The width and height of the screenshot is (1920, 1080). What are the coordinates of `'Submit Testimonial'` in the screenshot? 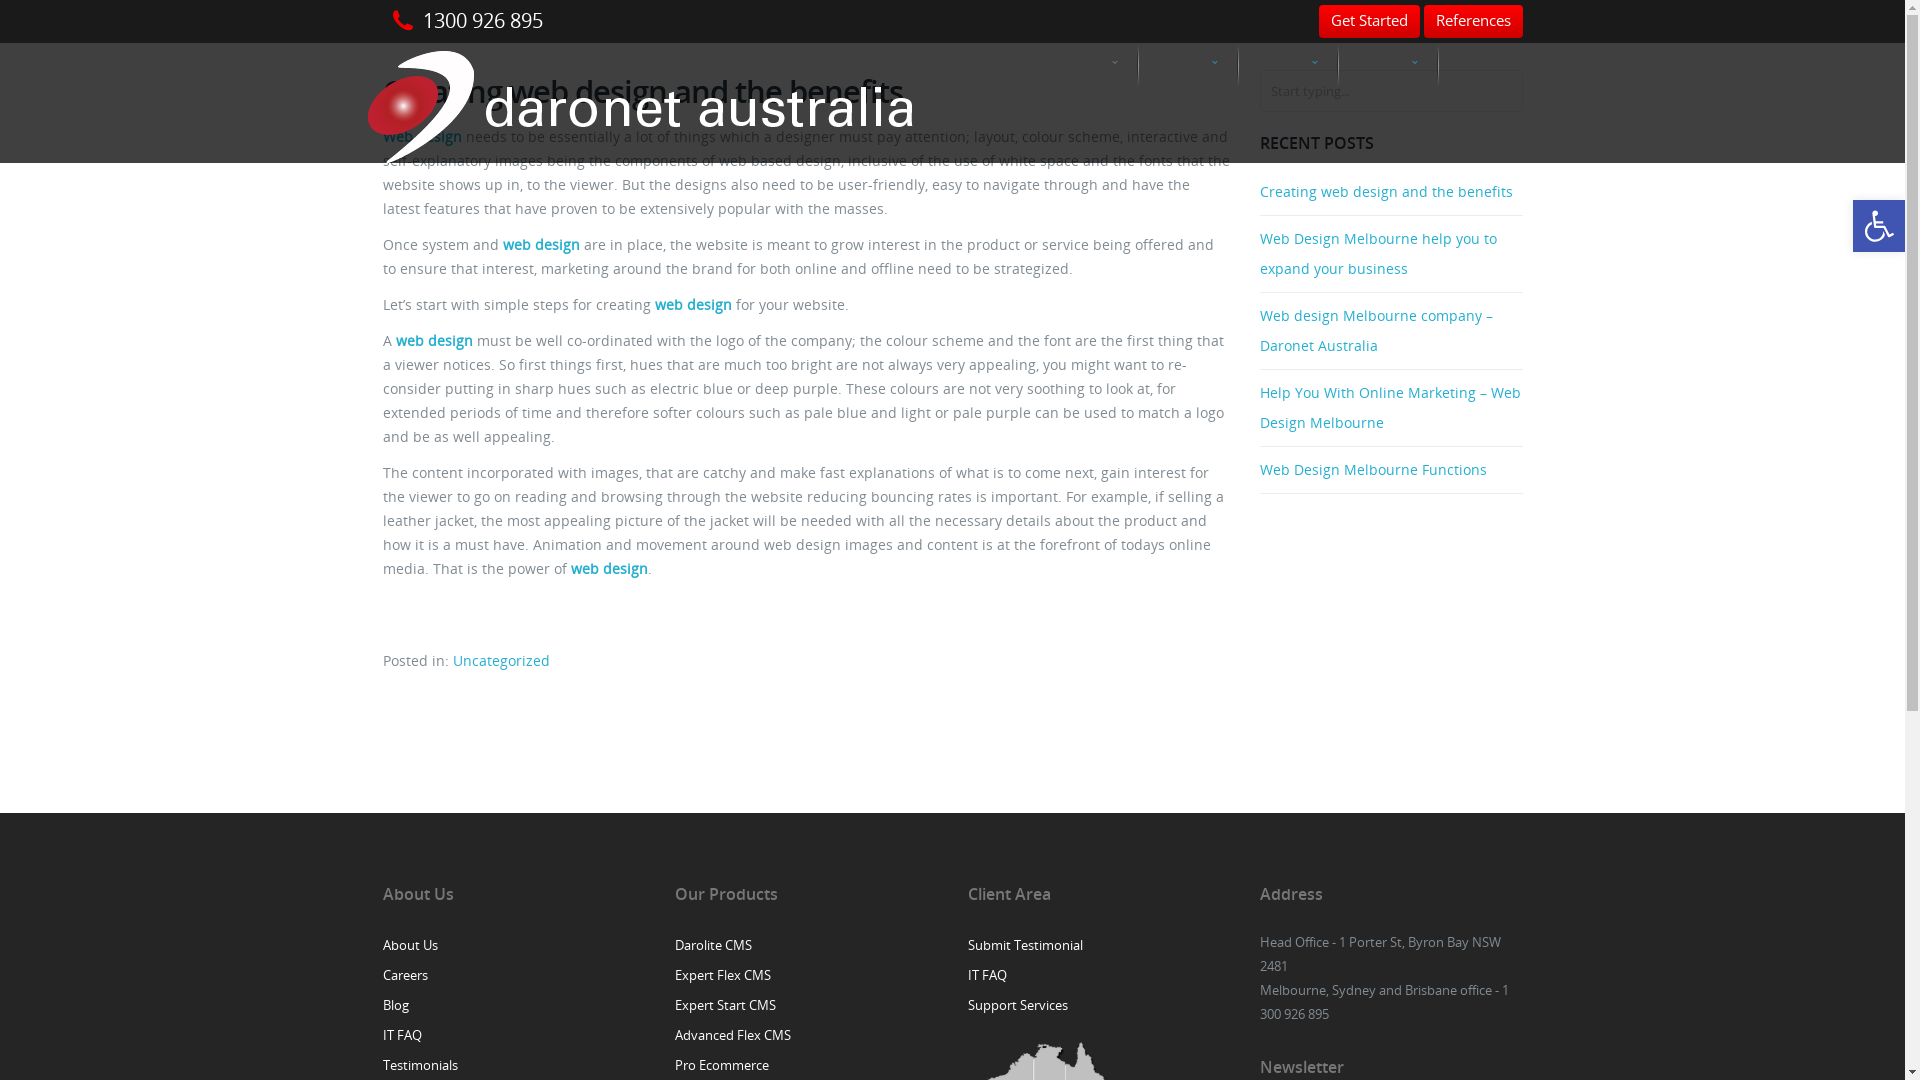 It's located at (1025, 945).